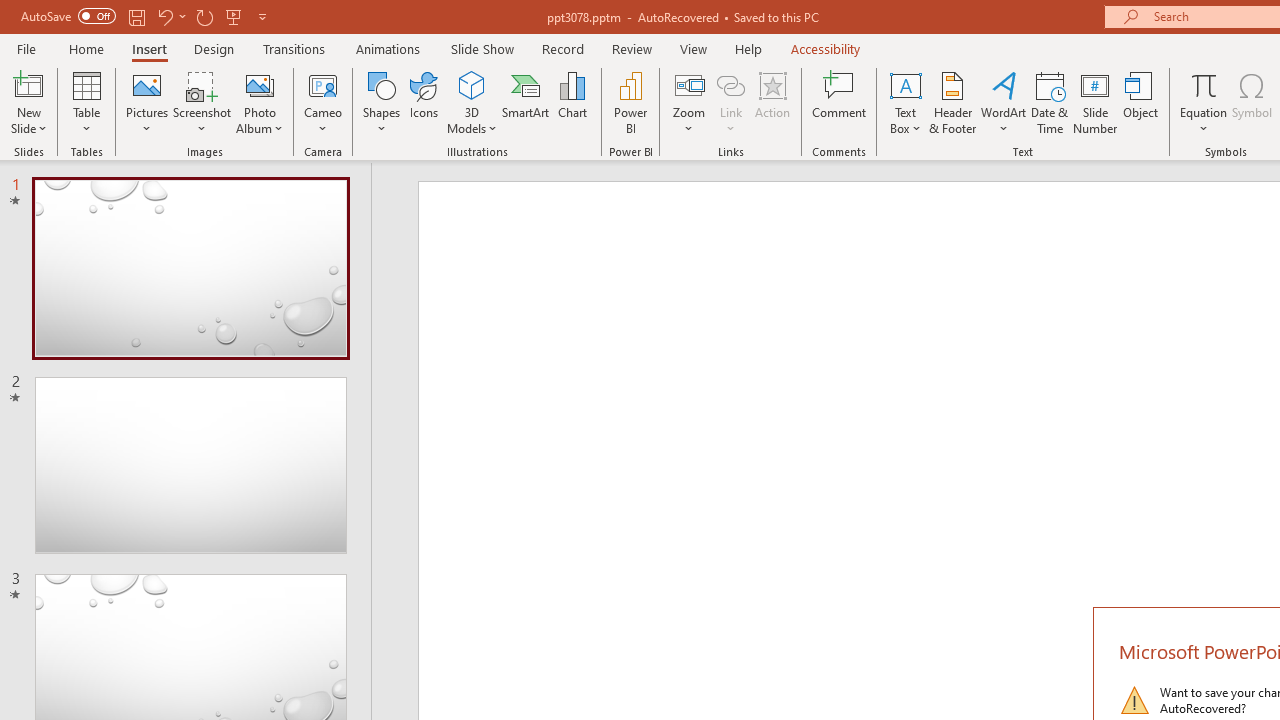 The width and height of the screenshot is (1280, 720). What do you see at coordinates (1004, 103) in the screenshot?
I see `'WordArt'` at bounding box center [1004, 103].